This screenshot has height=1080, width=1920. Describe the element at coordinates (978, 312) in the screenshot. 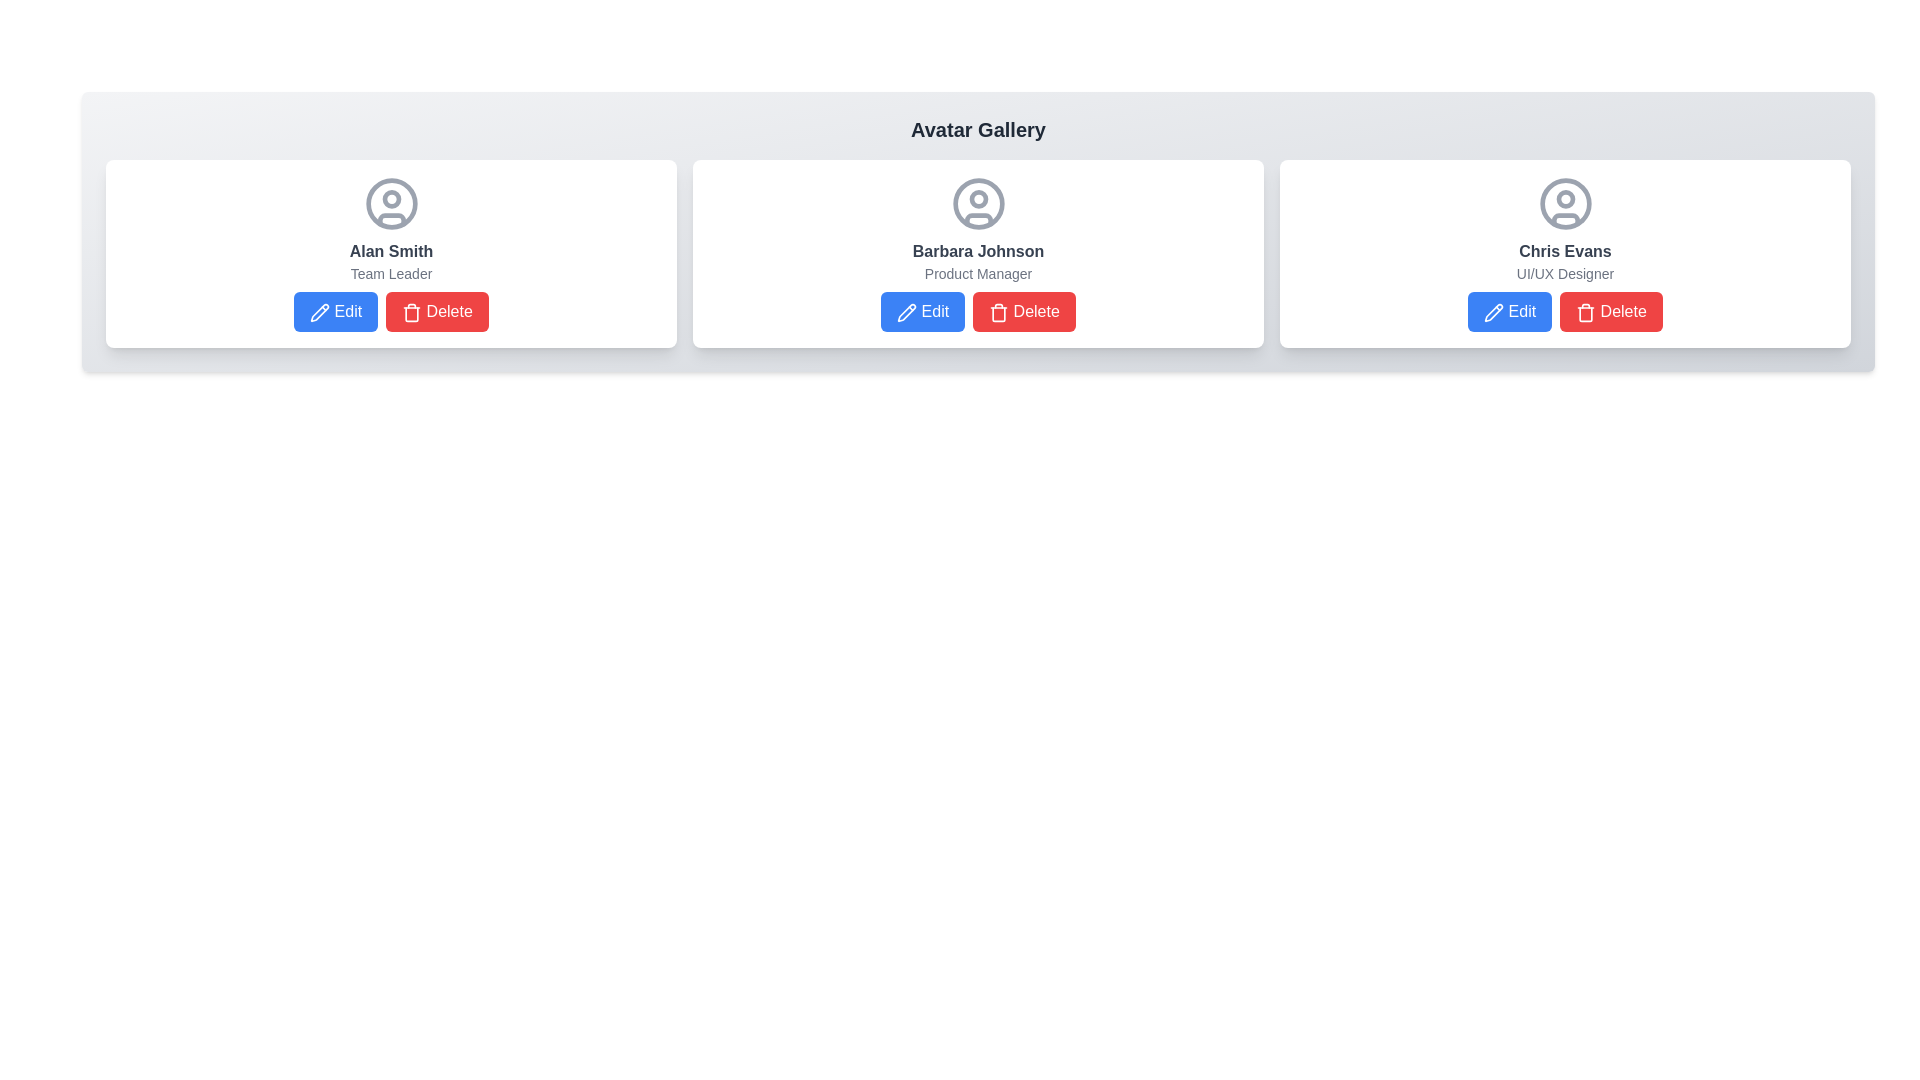

I see `the 'Delete' button located below the designation 'Product Manager' and the name 'Barbara Johnson' in the middle card of a three-card layout` at that location.